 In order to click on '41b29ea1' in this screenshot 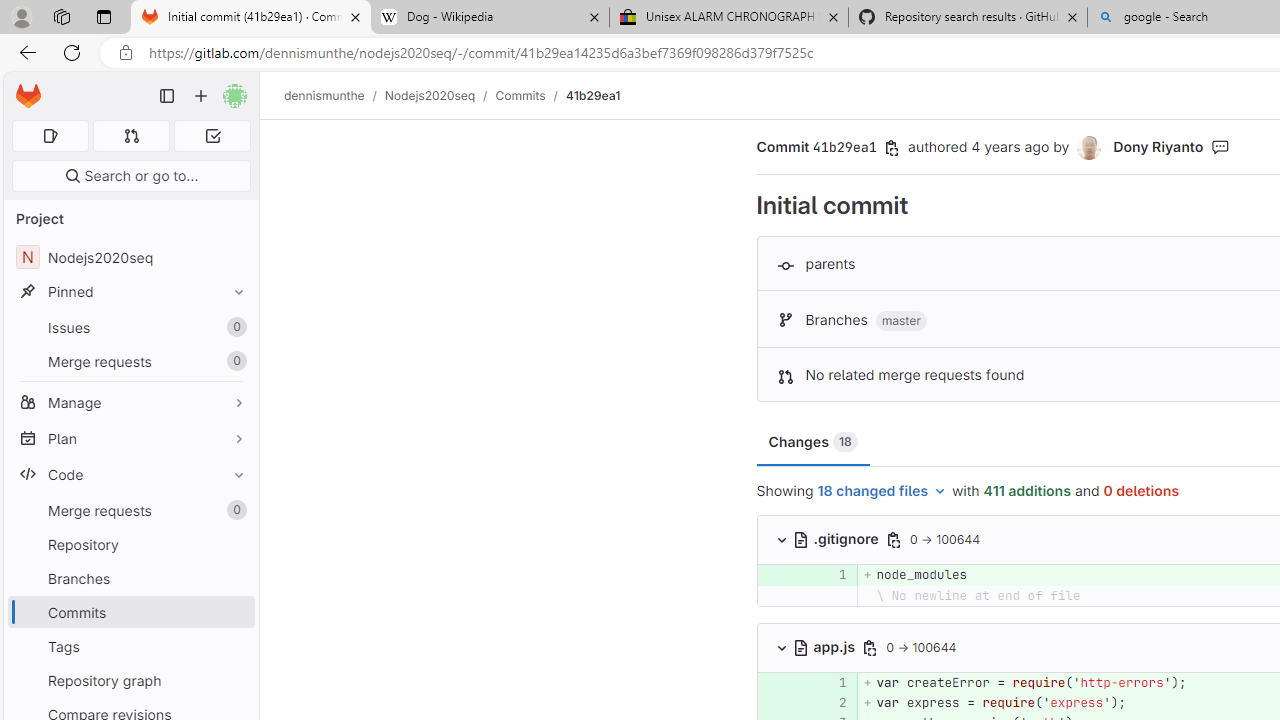, I will do `click(591, 95)`.